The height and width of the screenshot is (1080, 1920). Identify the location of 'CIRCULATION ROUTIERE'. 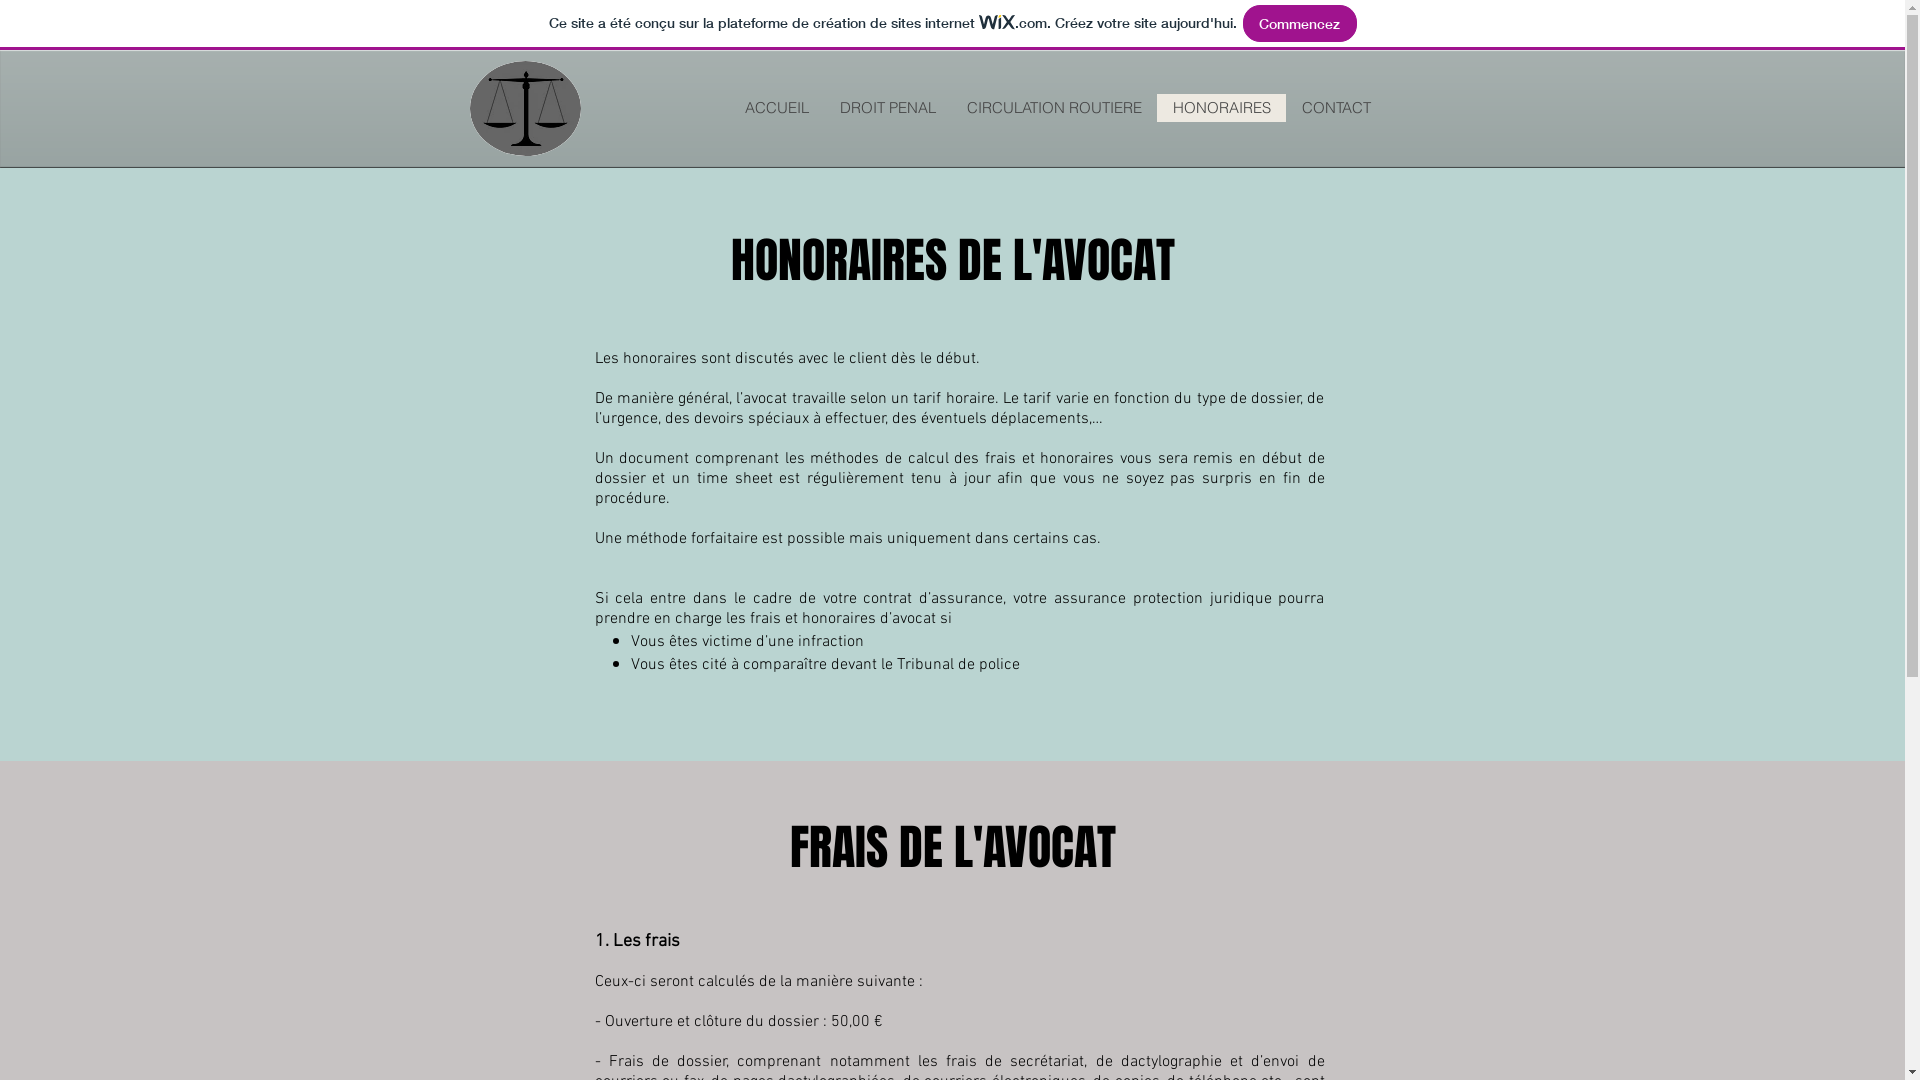
(1051, 108).